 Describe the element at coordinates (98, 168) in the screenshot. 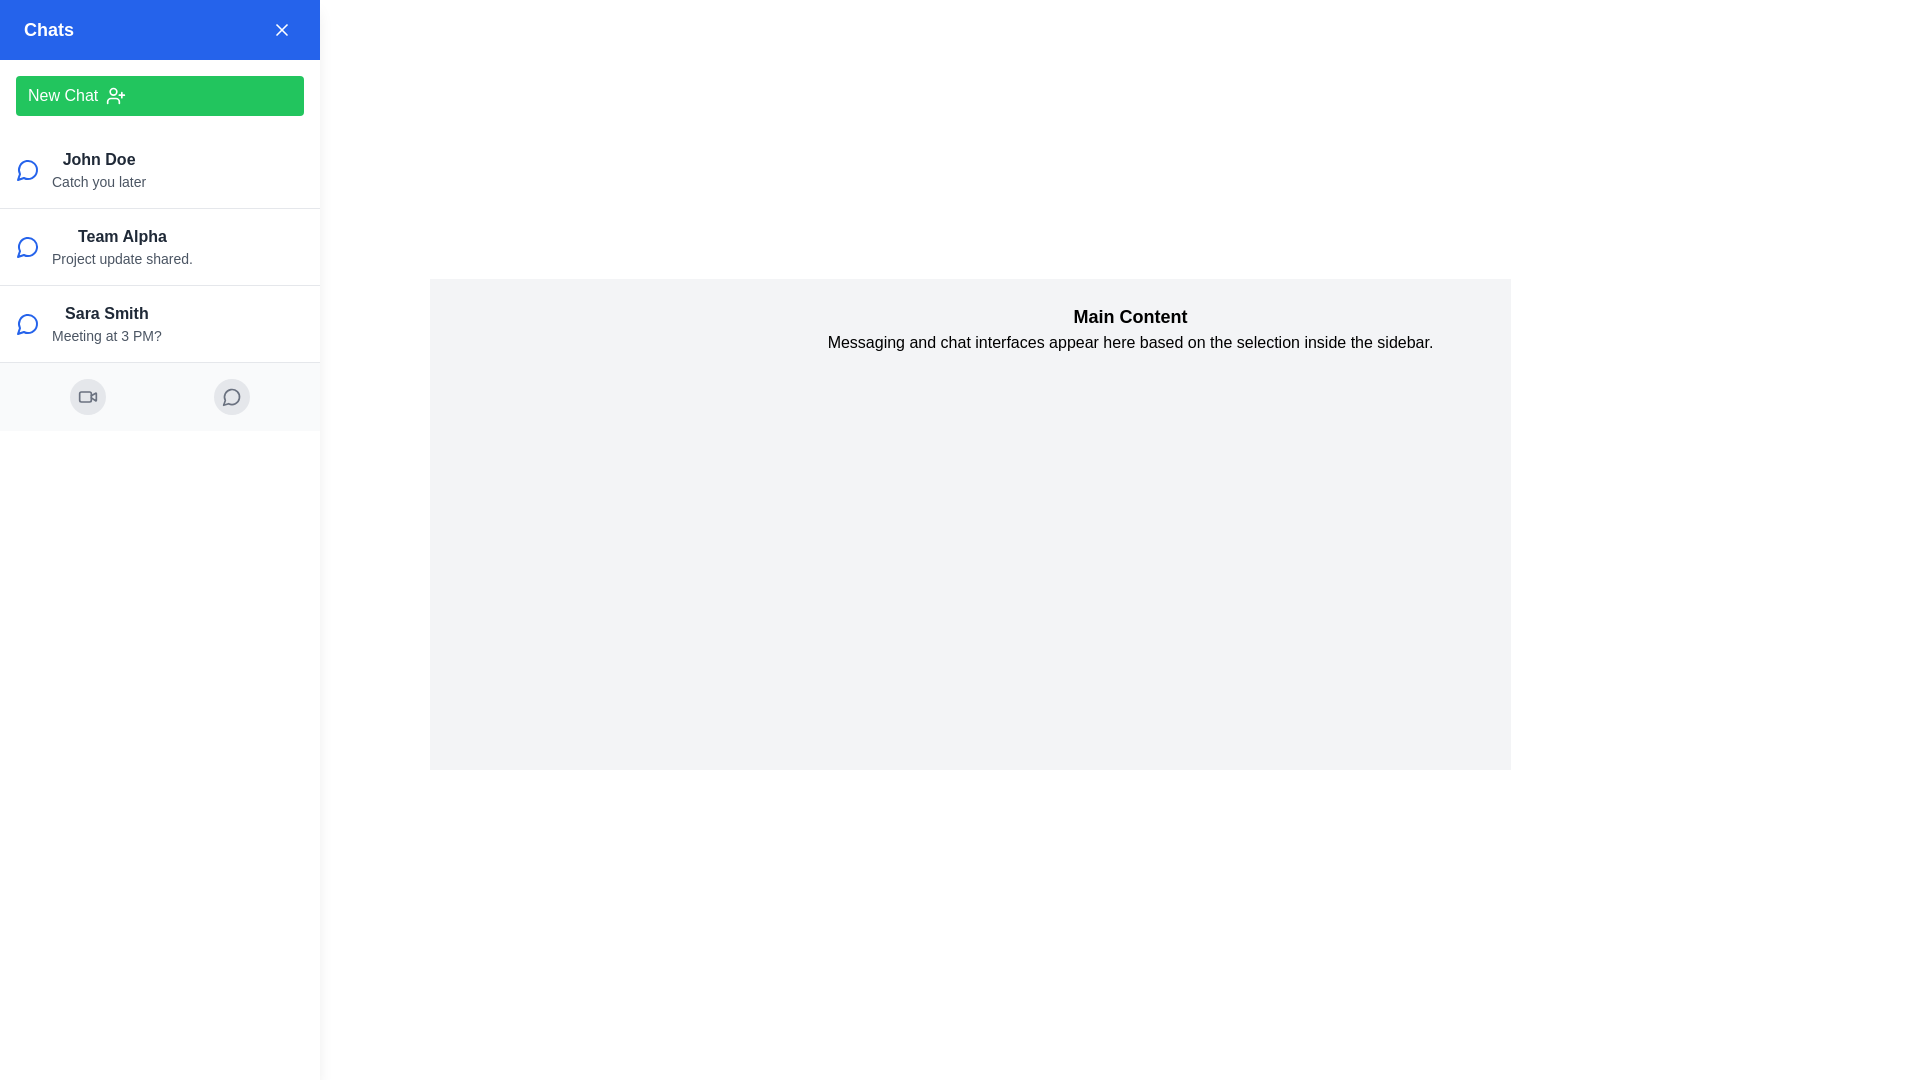

I see `the text block displaying 'John Doe' and 'Catch you later' in the sidebar, which is the first item in the list of contacts or chats` at that location.